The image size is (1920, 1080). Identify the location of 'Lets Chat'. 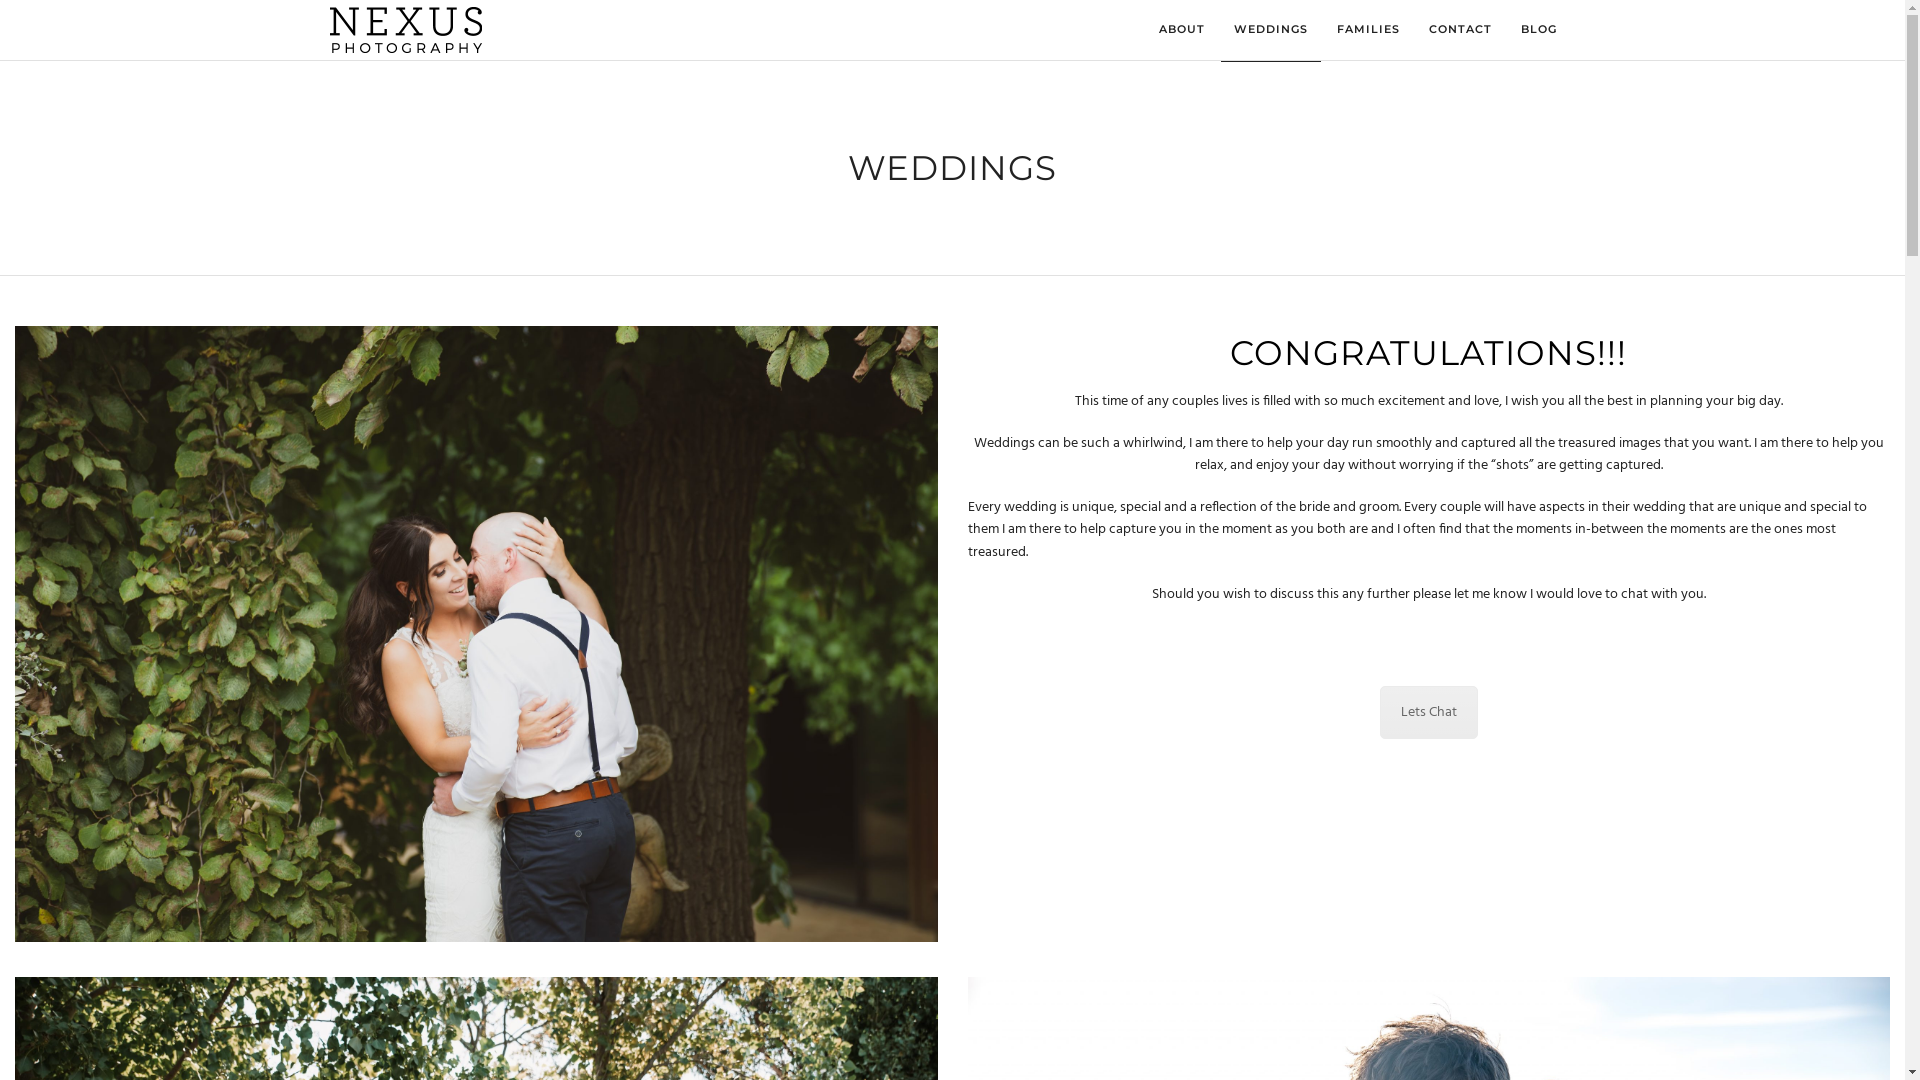
(1428, 711).